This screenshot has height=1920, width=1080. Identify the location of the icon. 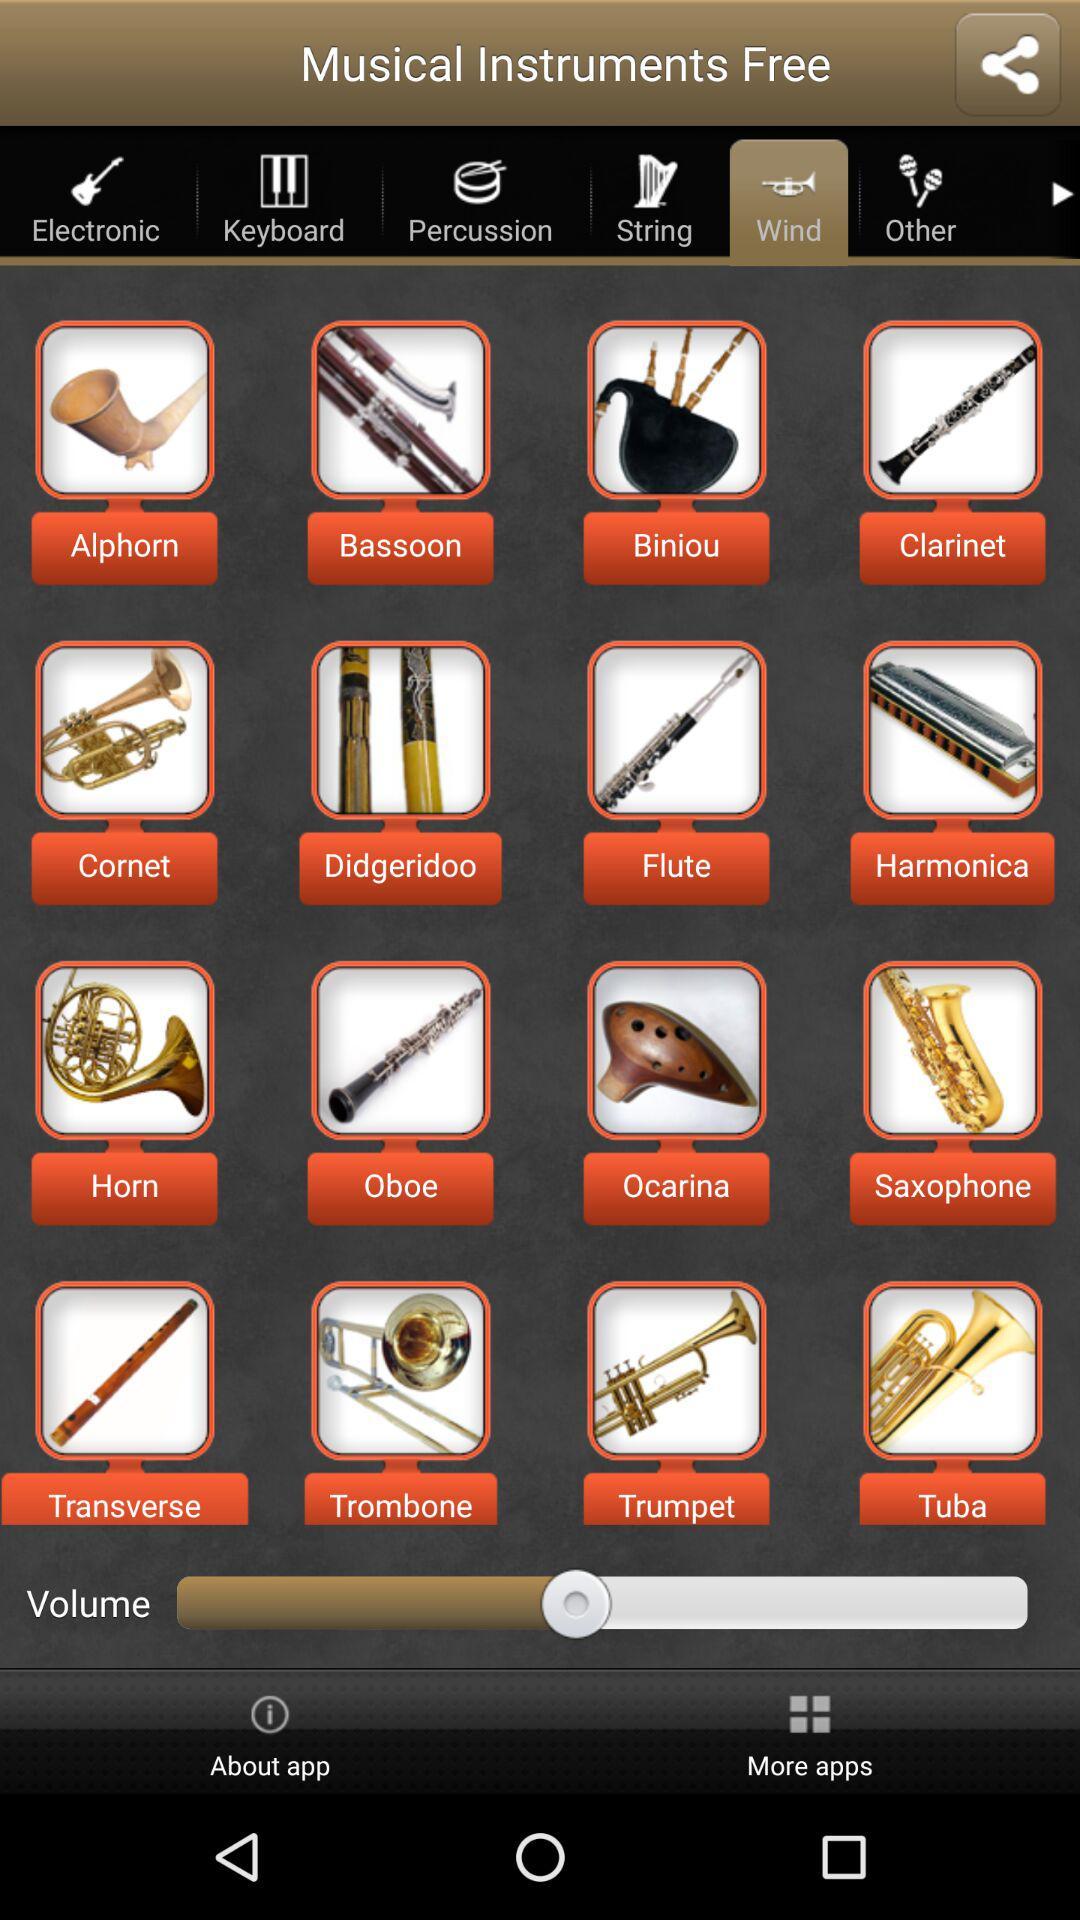
(124, 1369).